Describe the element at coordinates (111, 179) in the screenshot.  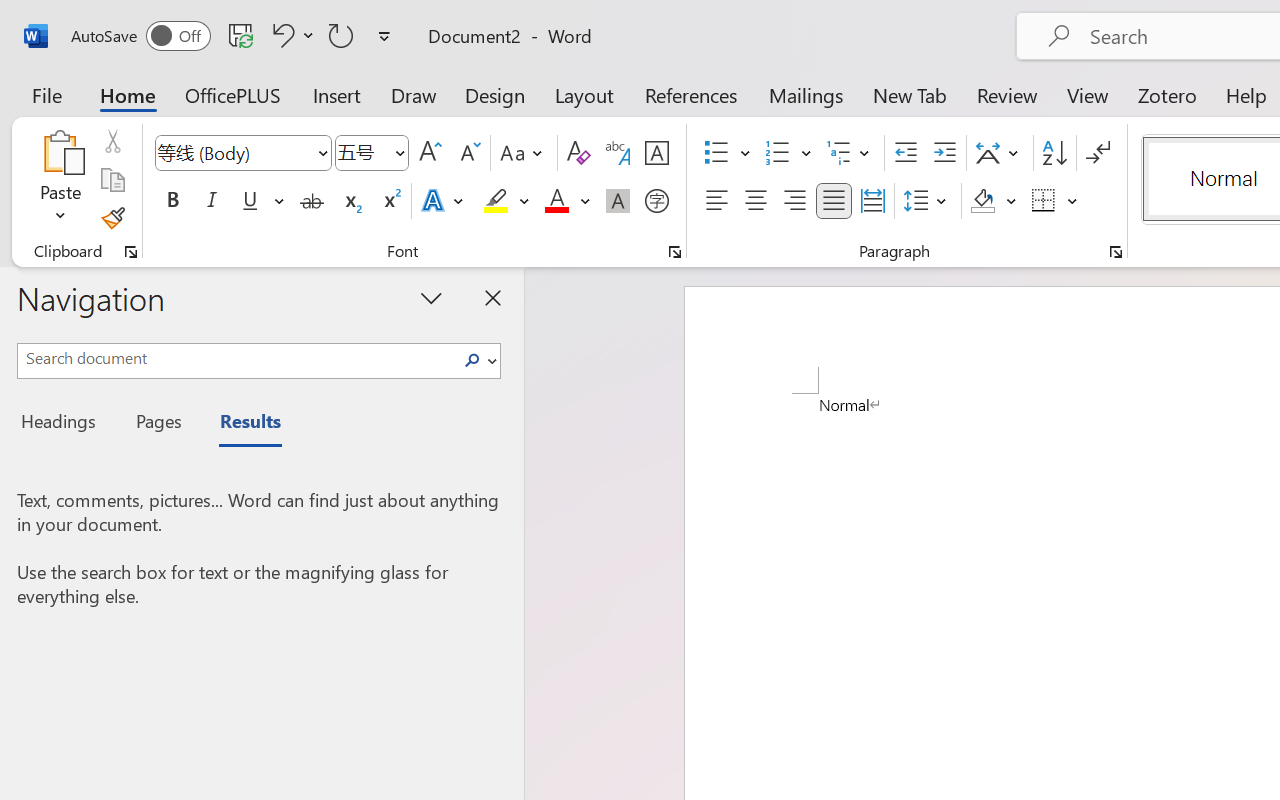
I see `'Copy'` at that location.